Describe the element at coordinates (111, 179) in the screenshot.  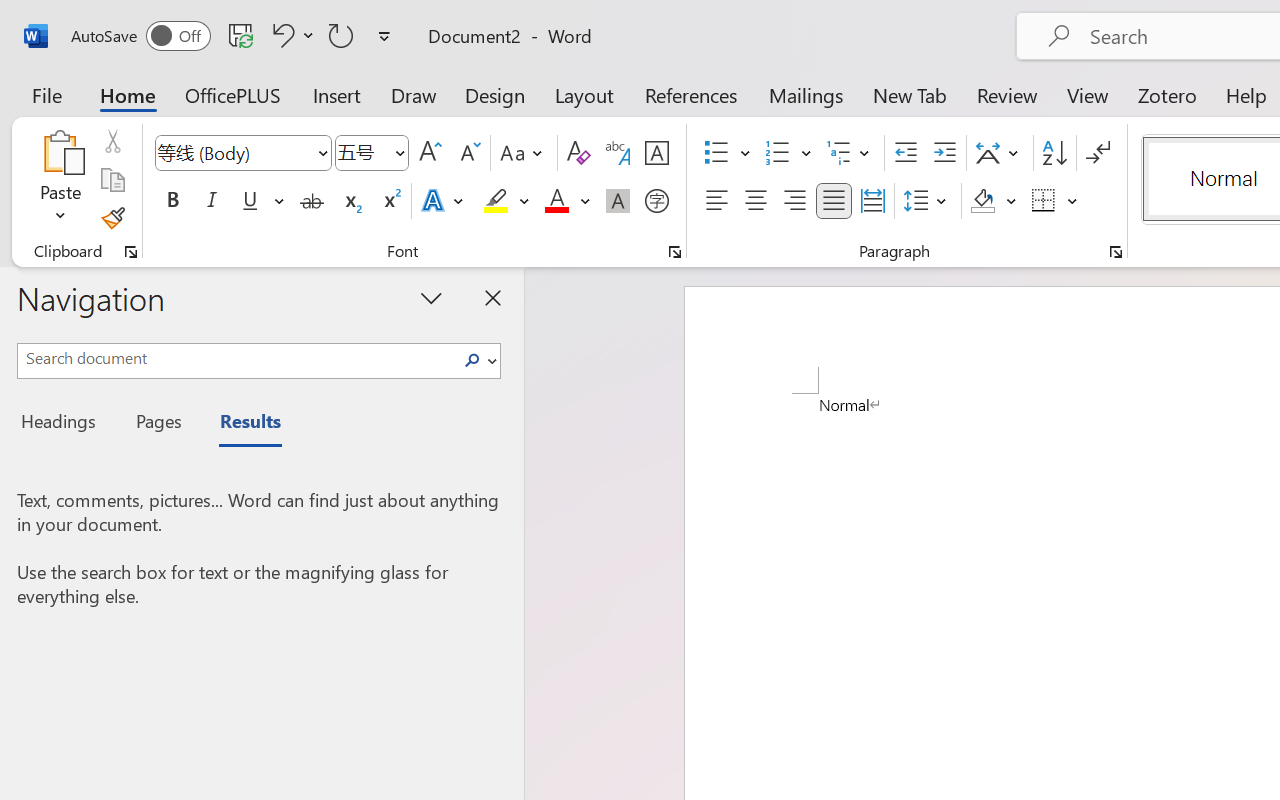
I see `'Copy'` at that location.